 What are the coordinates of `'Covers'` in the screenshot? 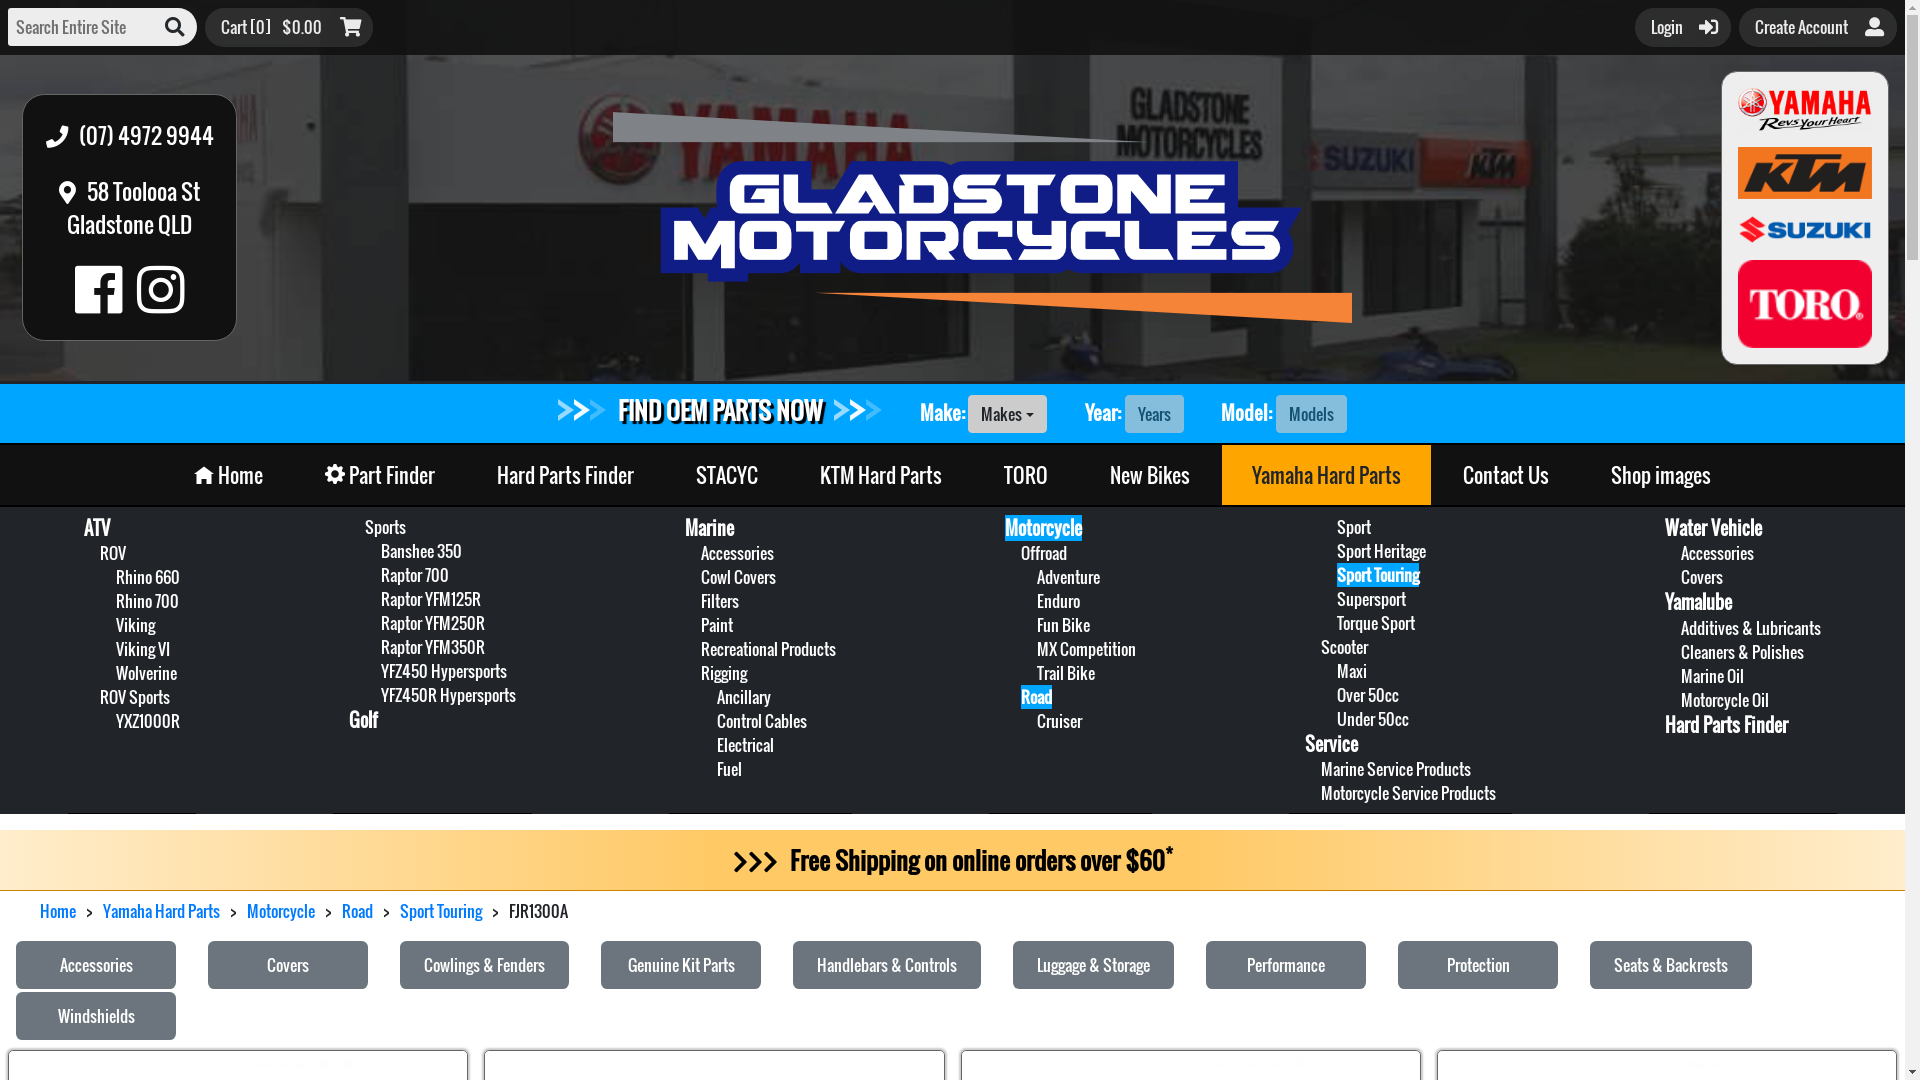 It's located at (287, 963).